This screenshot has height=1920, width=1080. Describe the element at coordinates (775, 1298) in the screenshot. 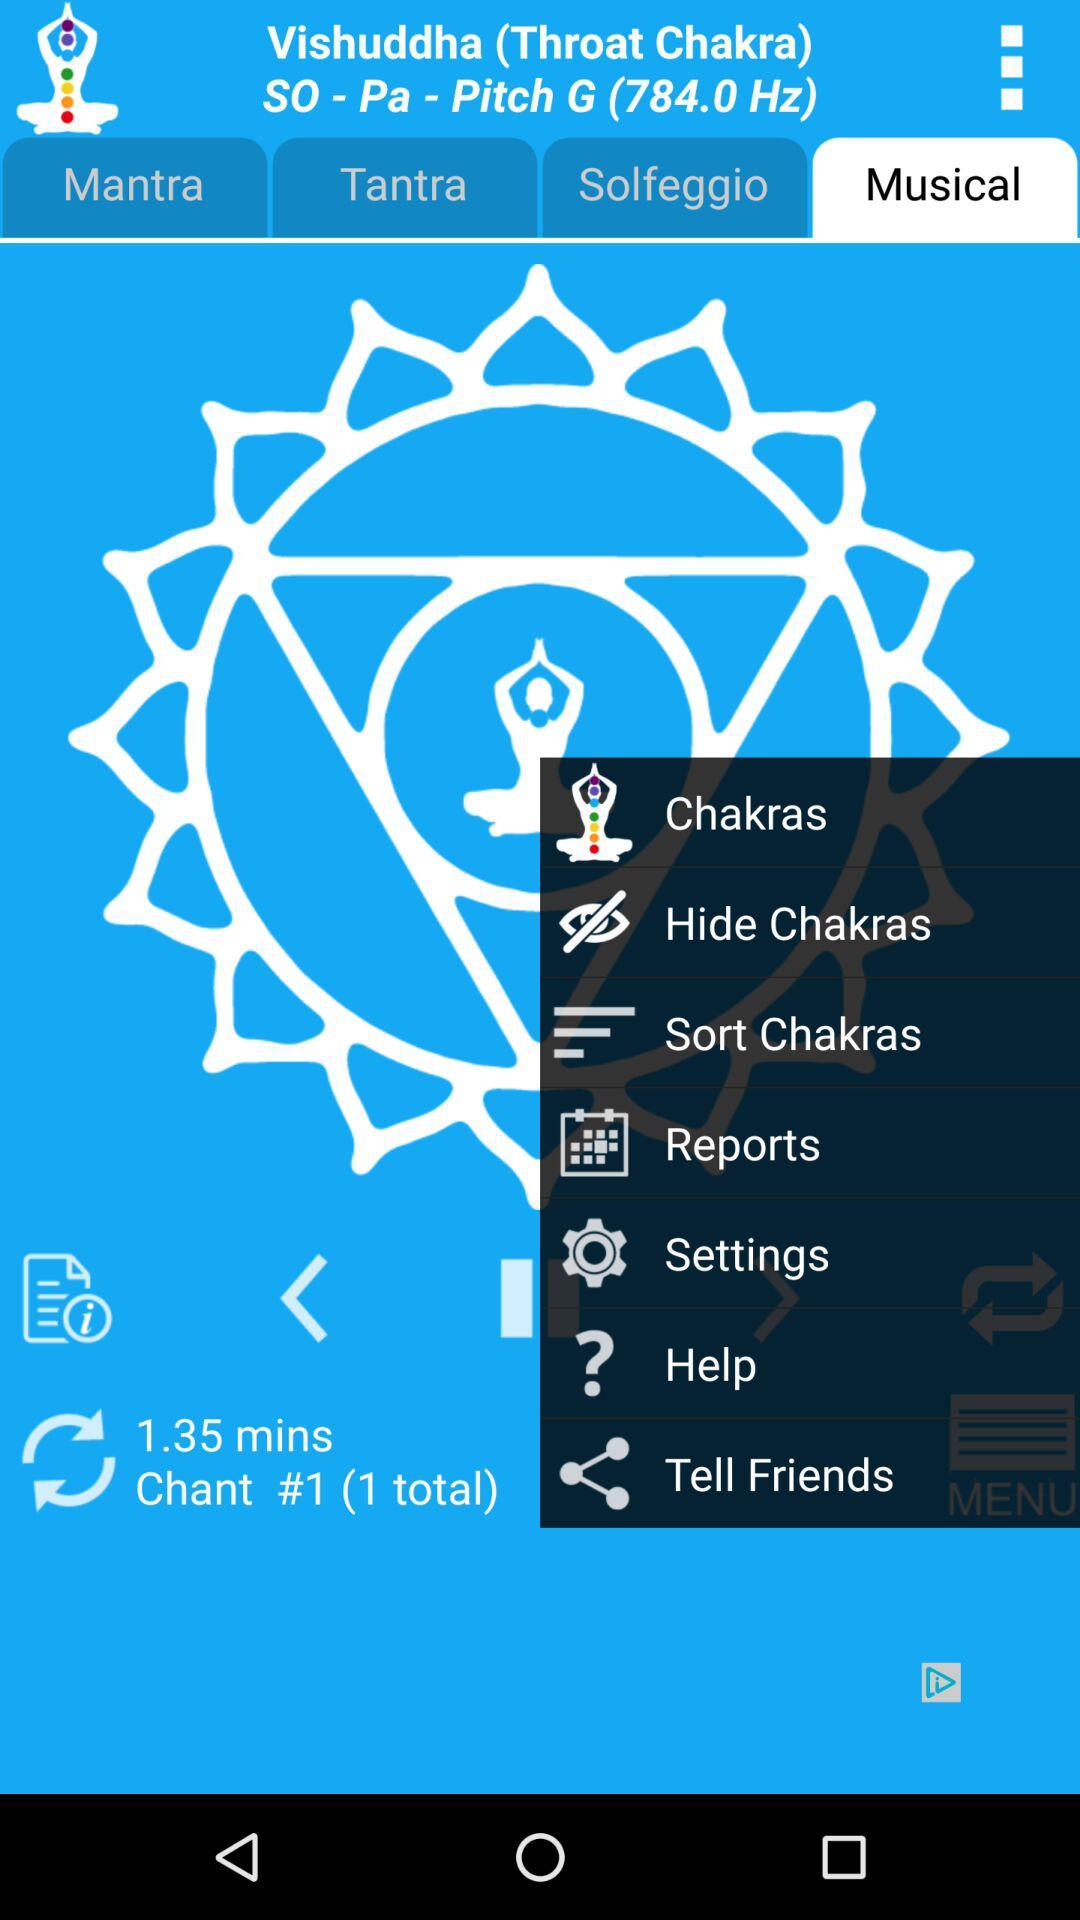

I see `settings` at that location.